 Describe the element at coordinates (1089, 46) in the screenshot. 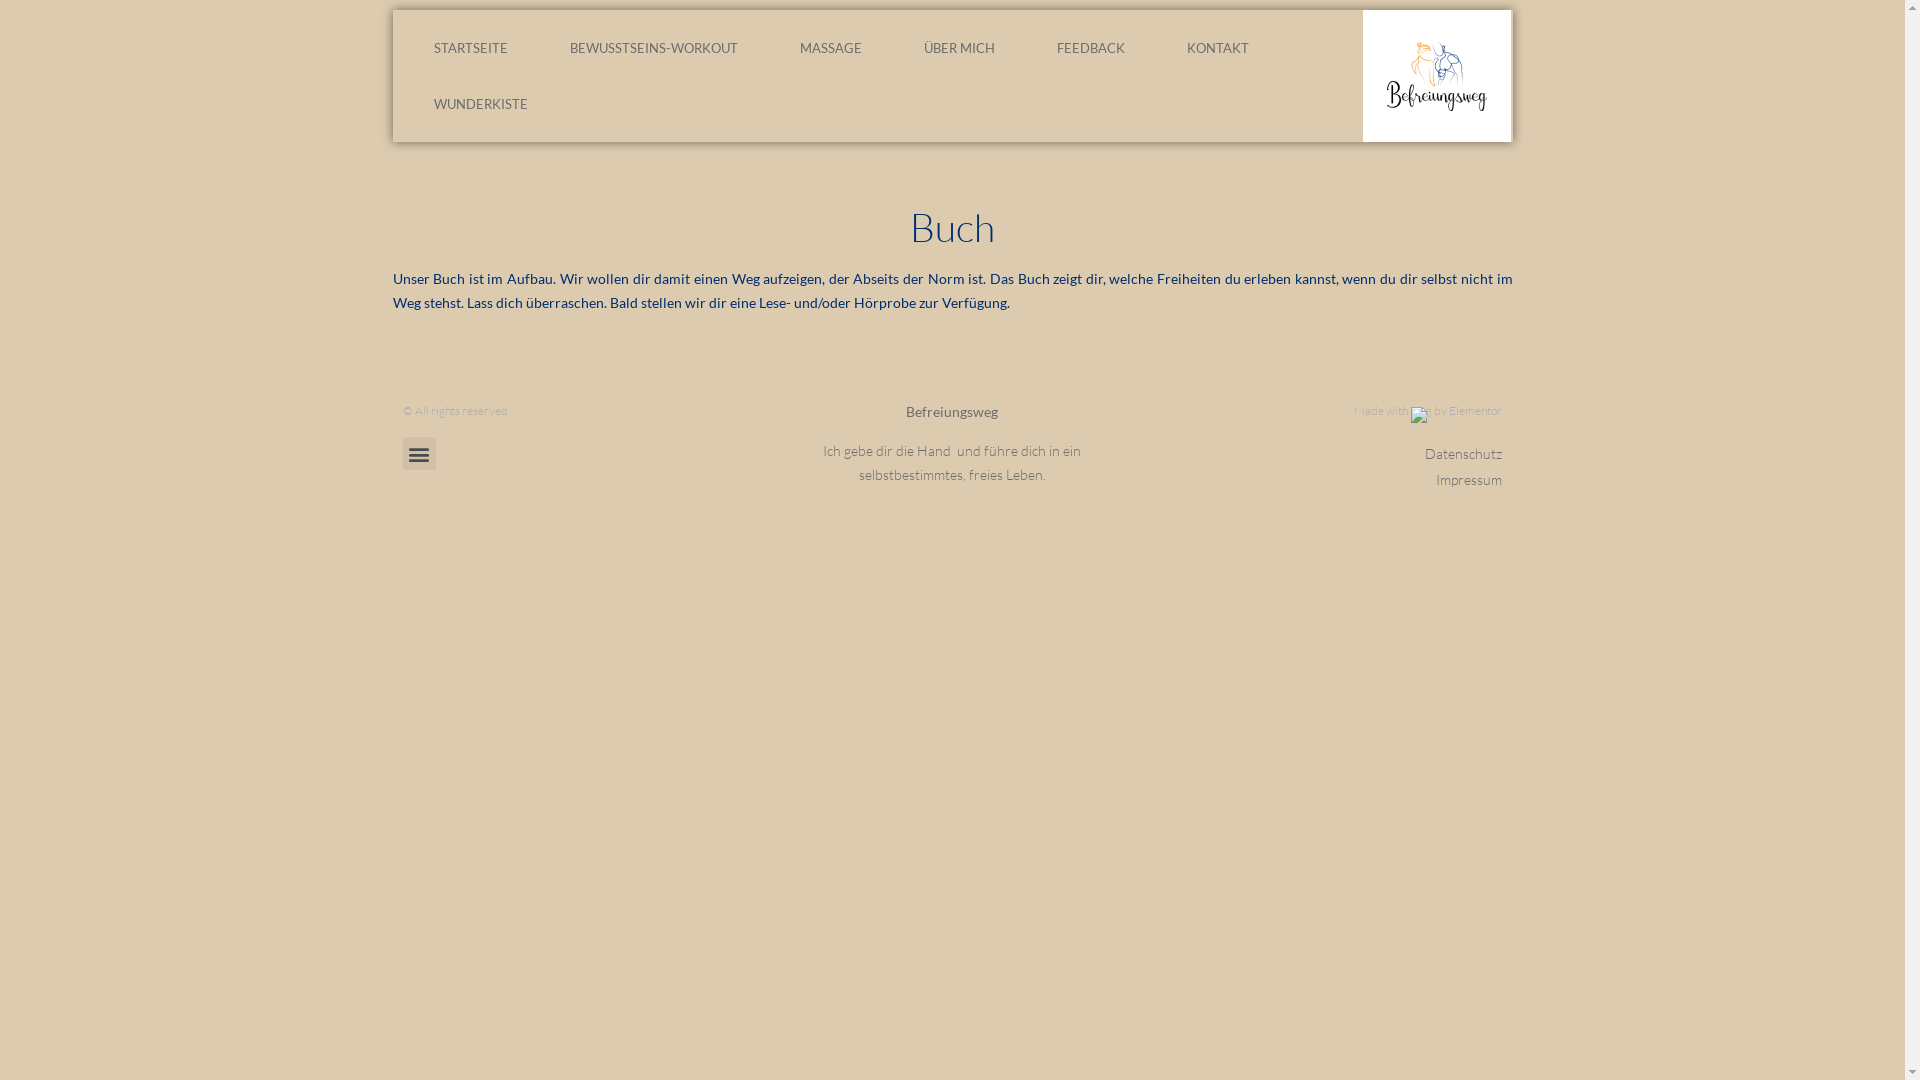

I see `'FEEDBACK'` at that location.